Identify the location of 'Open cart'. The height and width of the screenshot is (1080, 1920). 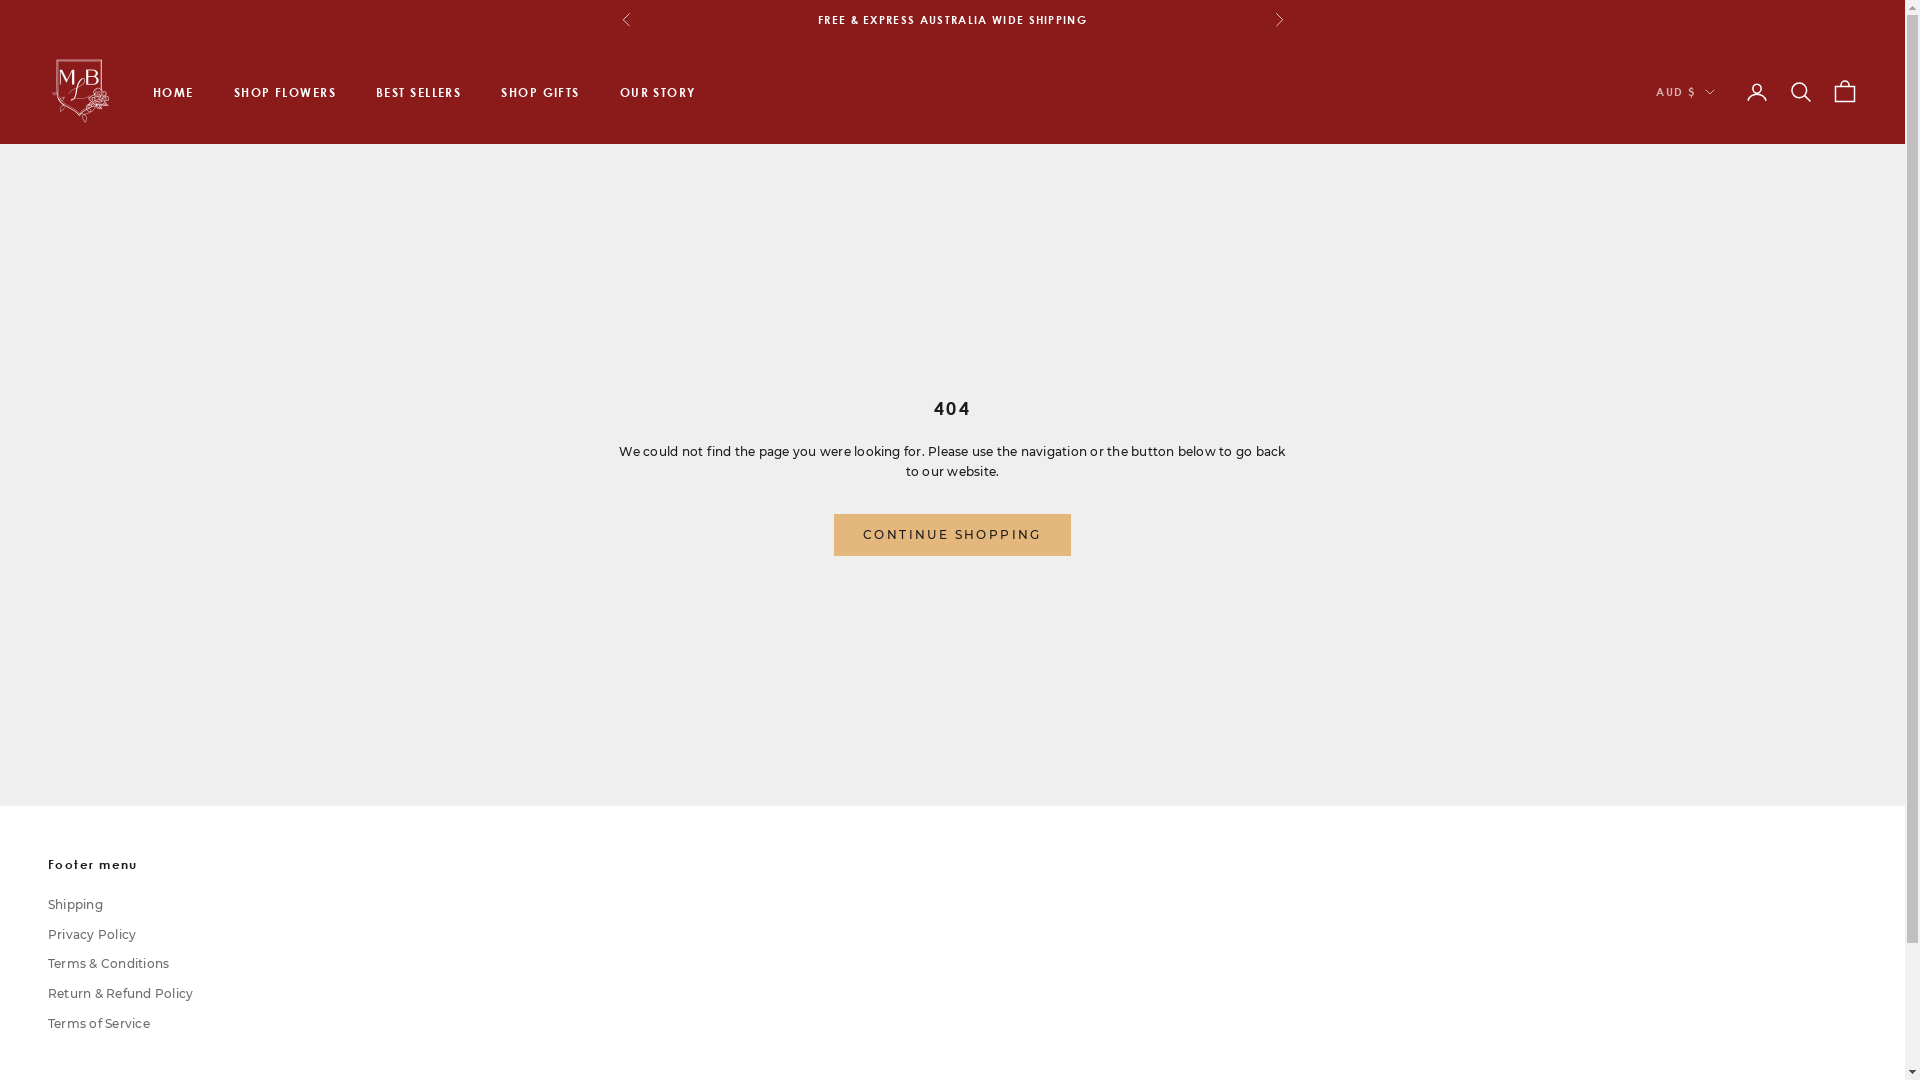
(1843, 92).